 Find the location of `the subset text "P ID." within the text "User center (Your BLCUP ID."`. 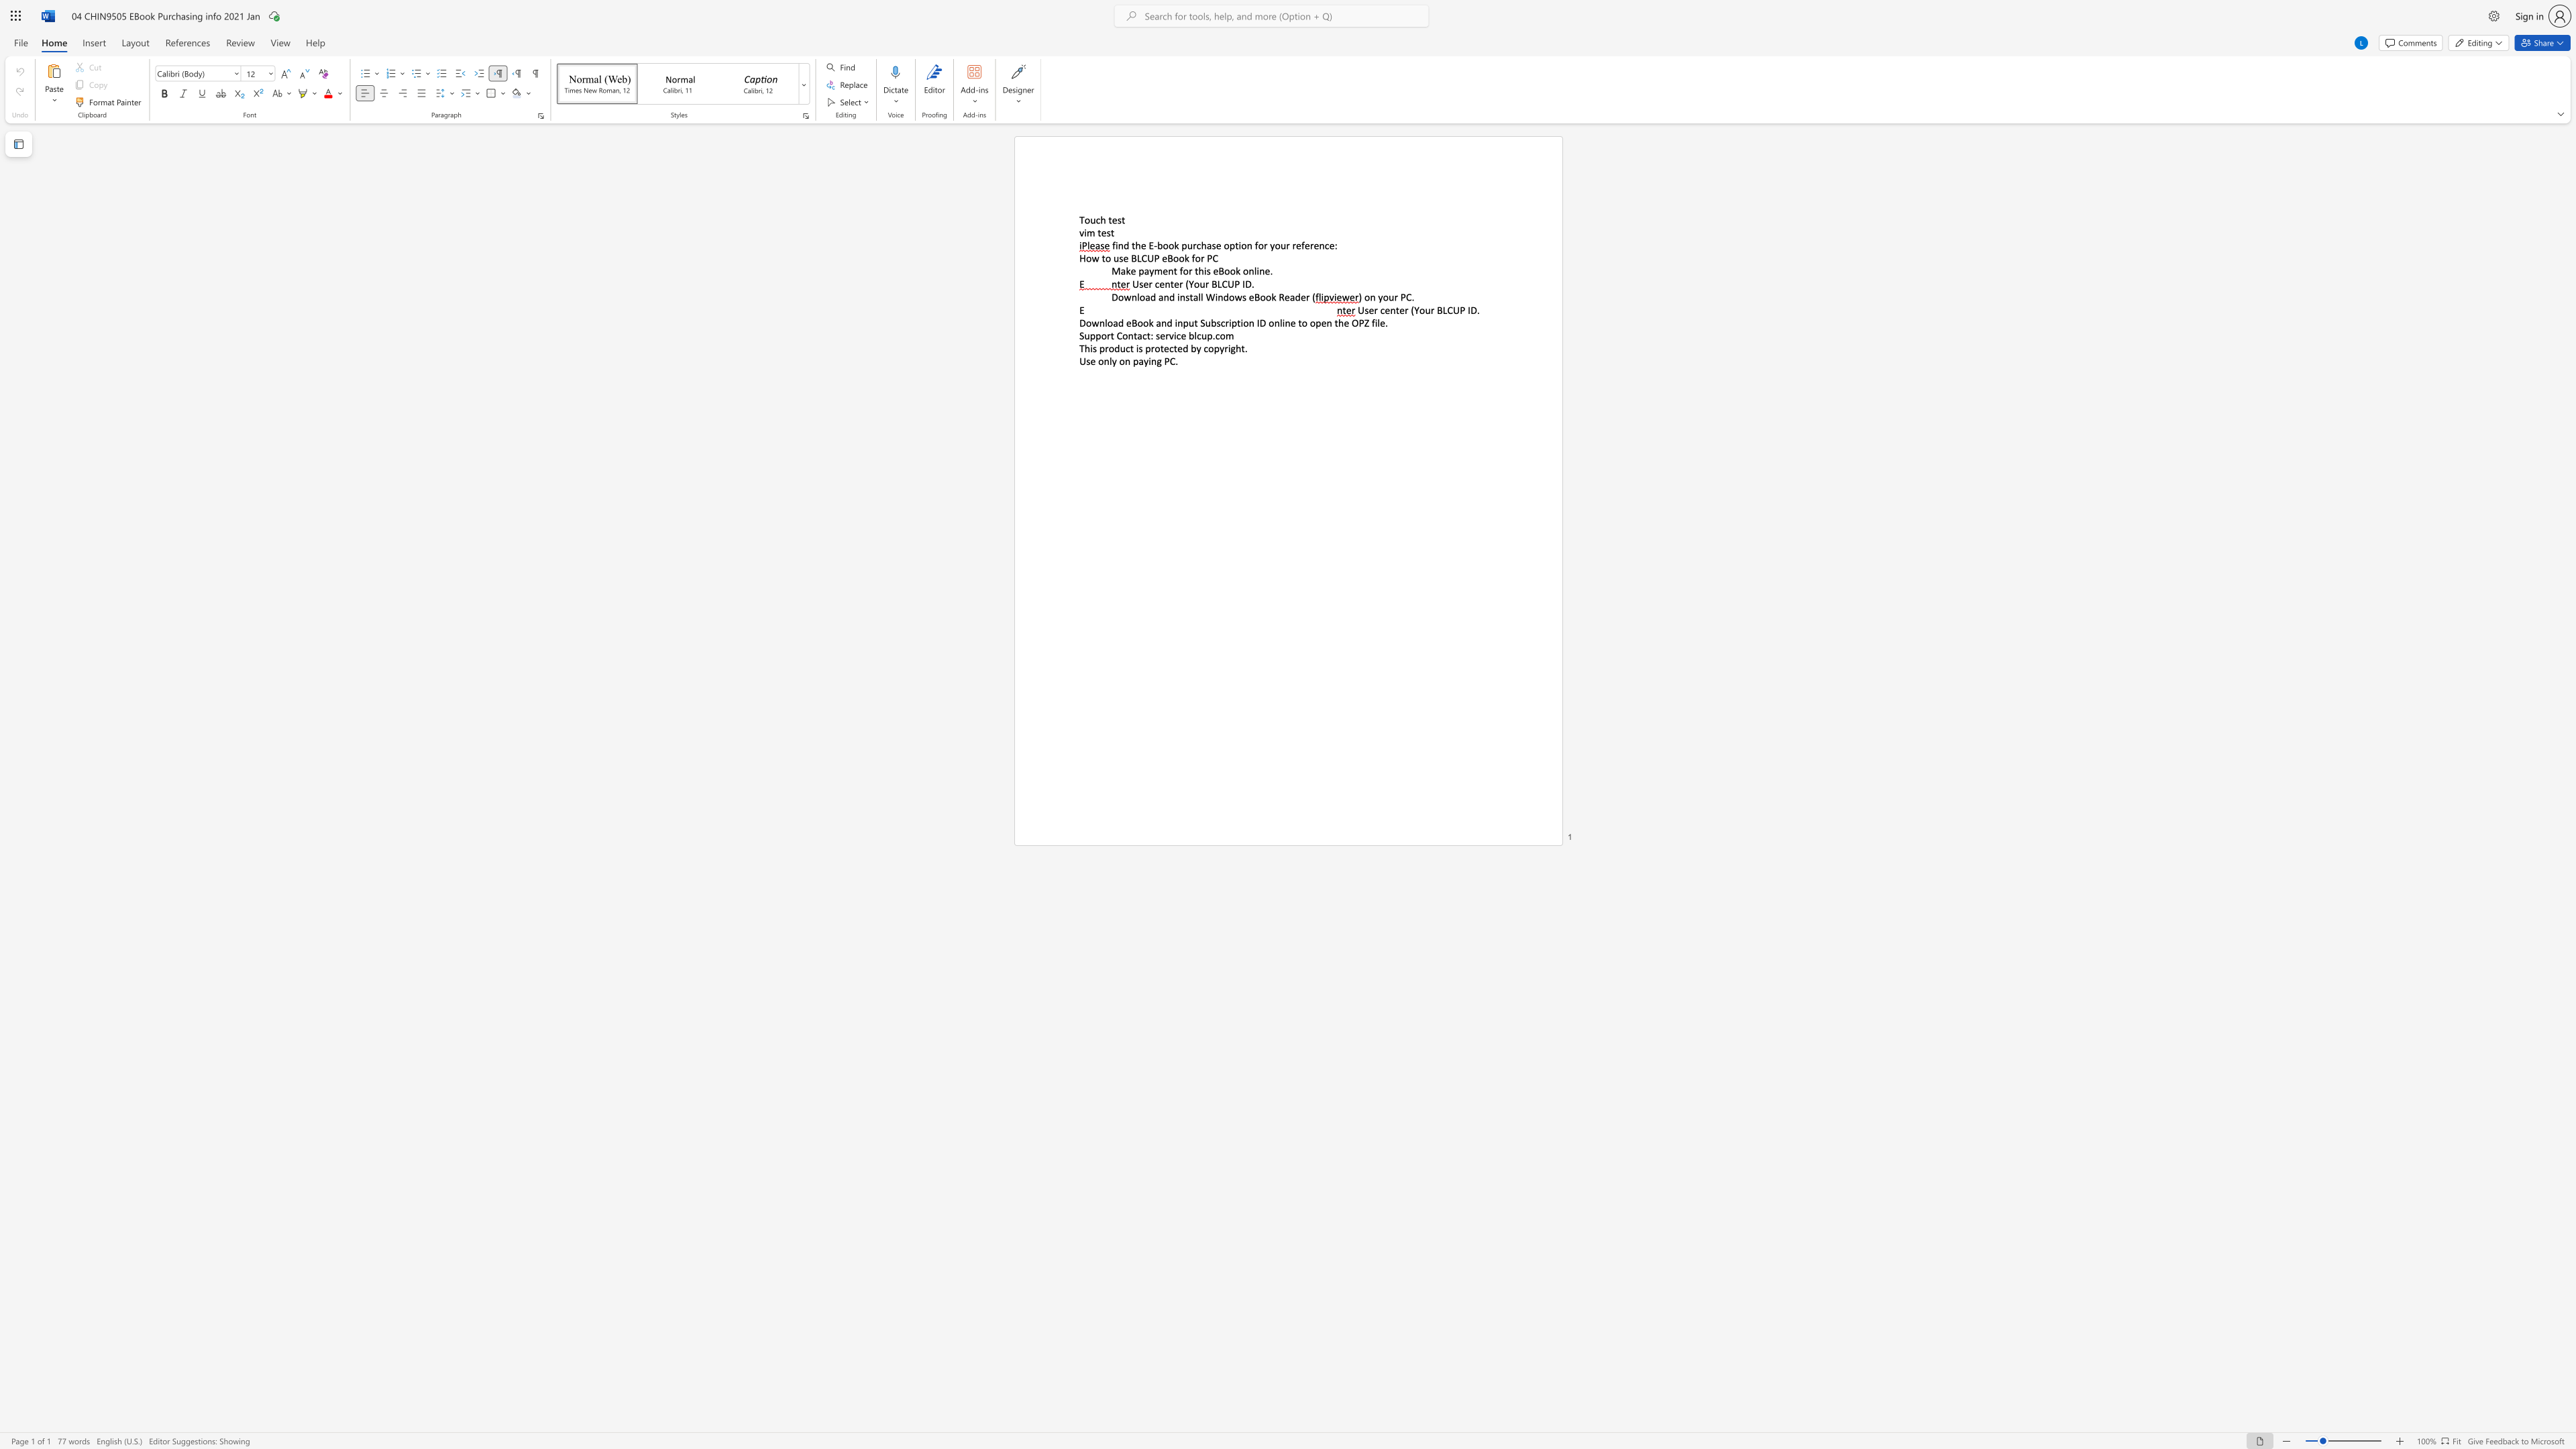

the subset text "P ID." within the text "User center (Your BLCUP ID." is located at coordinates (1234, 283).